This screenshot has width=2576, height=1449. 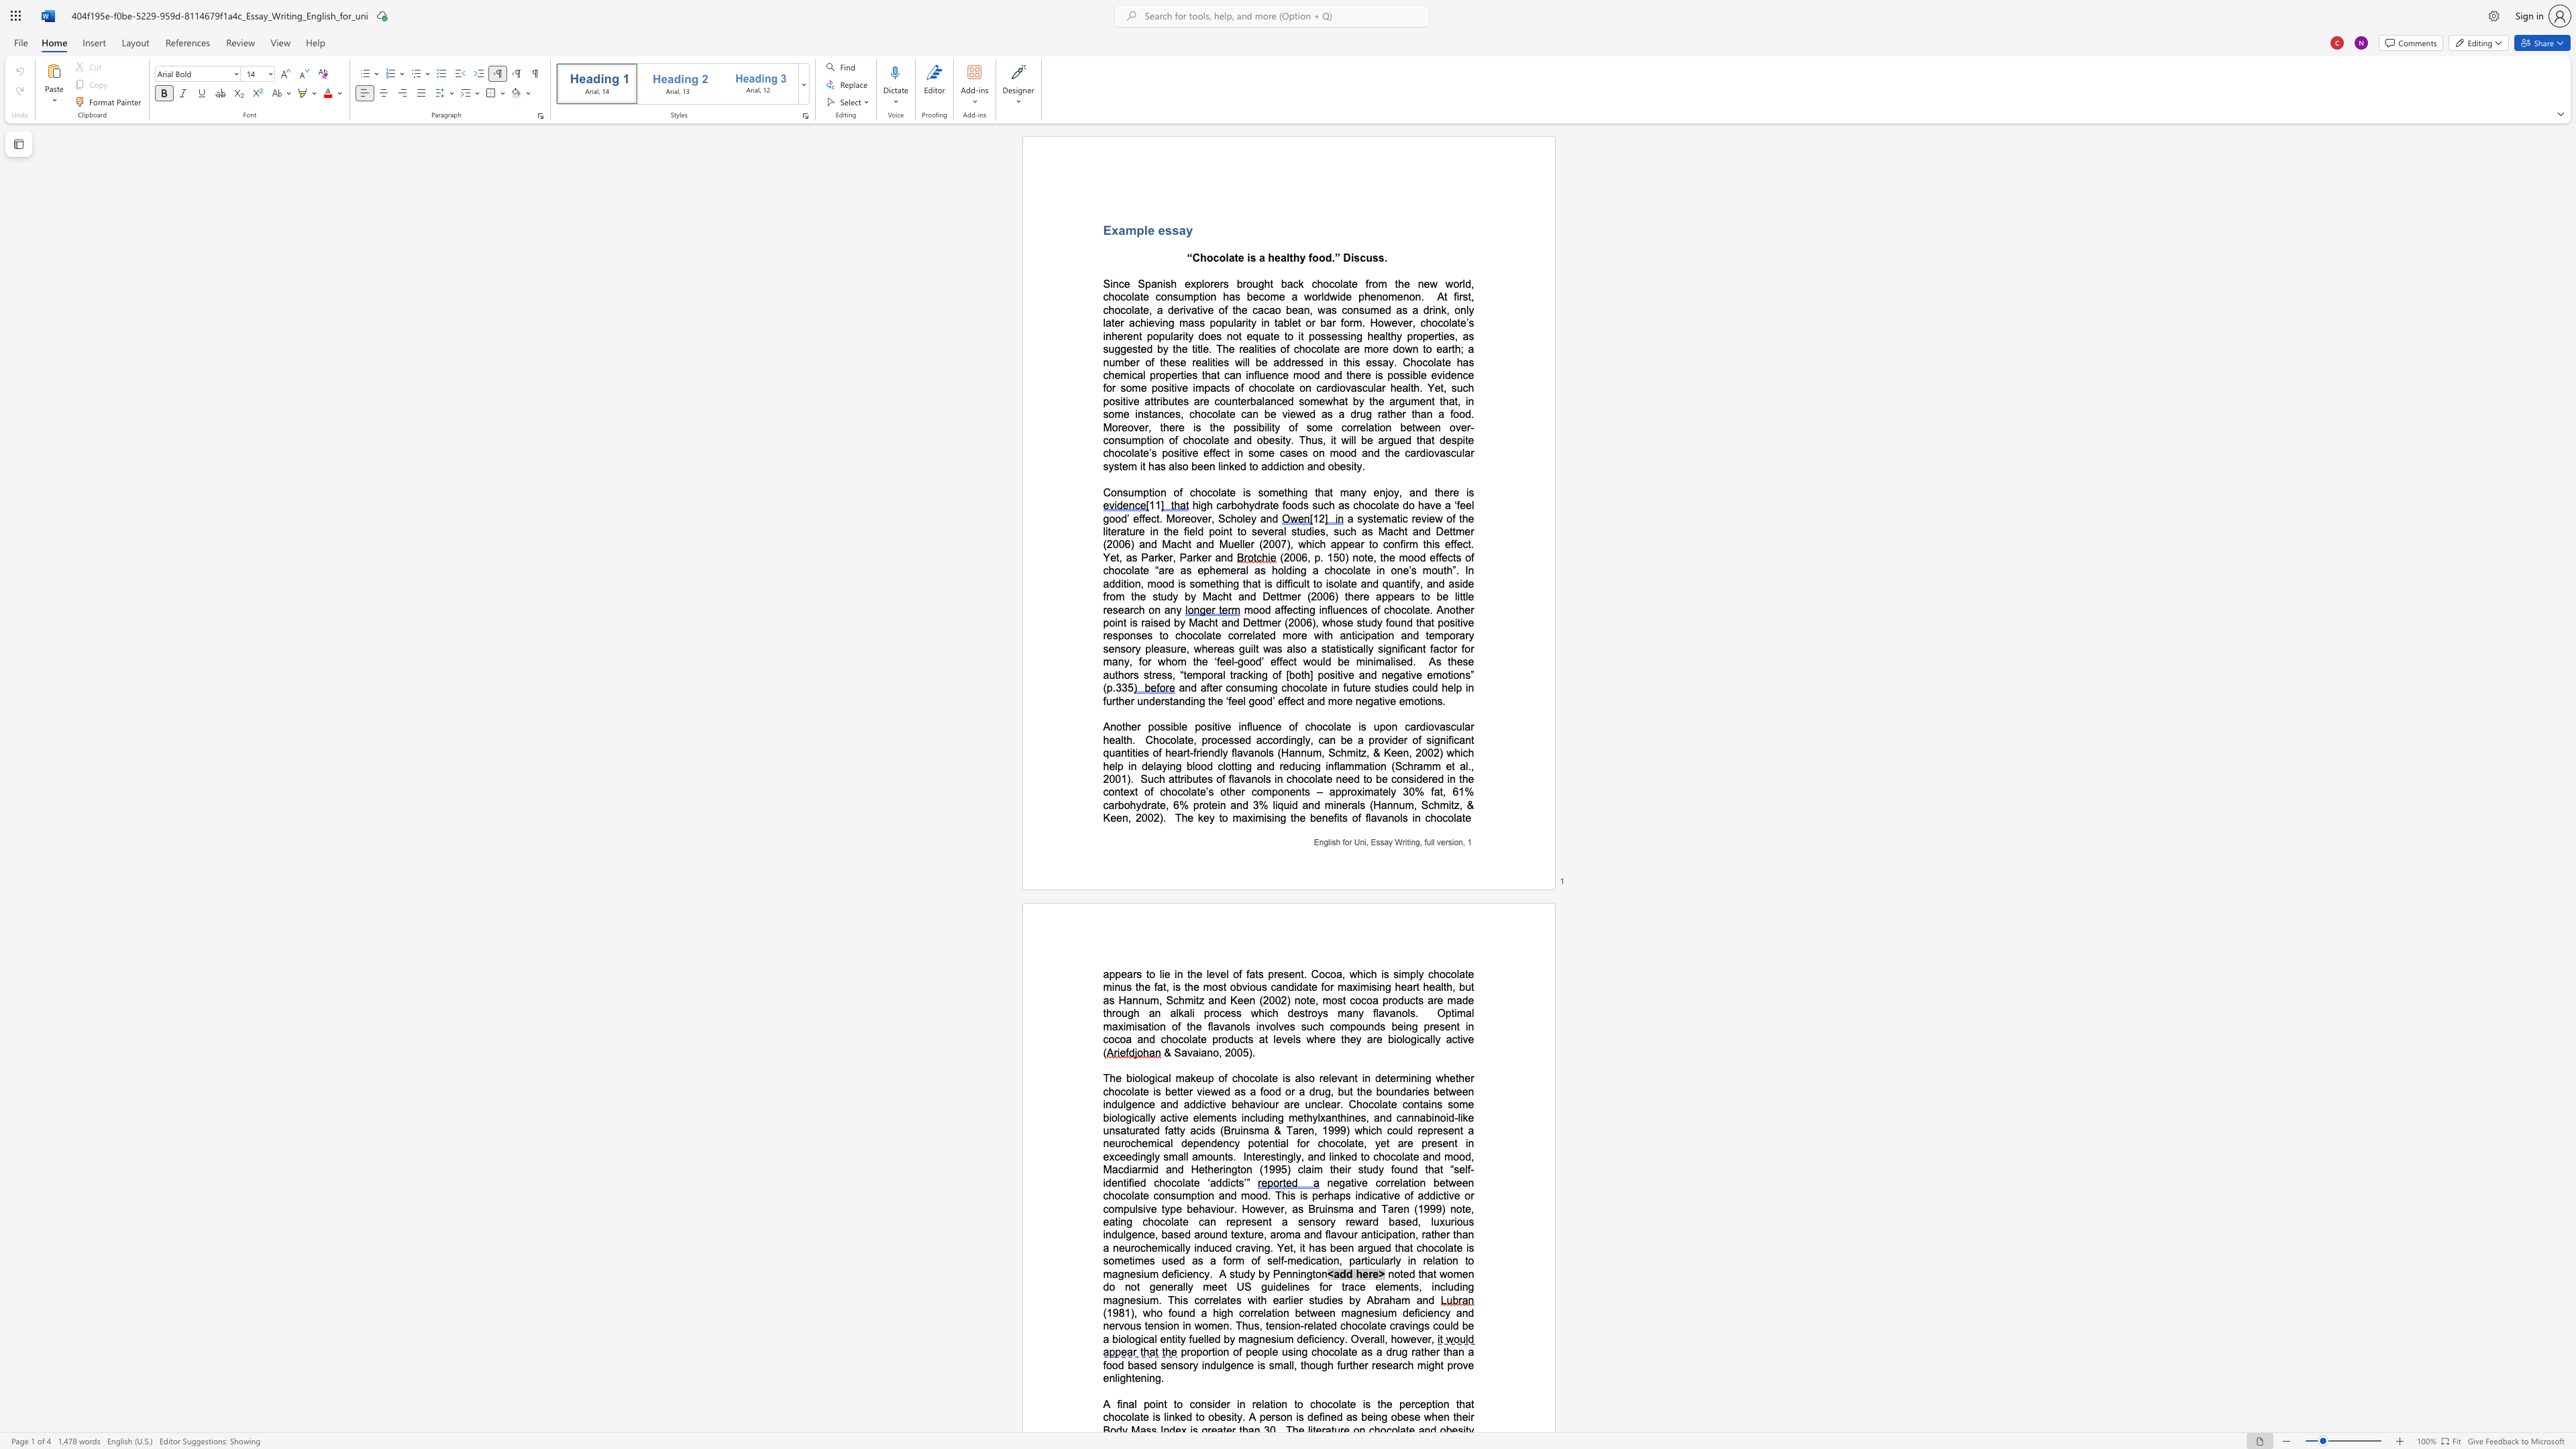 I want to click on the subset text "ependency potenti" within the text "a neurochemical dependency potential for chocolate, yet are present in exceedingly small amounts", so click(x=1187, y=1142).